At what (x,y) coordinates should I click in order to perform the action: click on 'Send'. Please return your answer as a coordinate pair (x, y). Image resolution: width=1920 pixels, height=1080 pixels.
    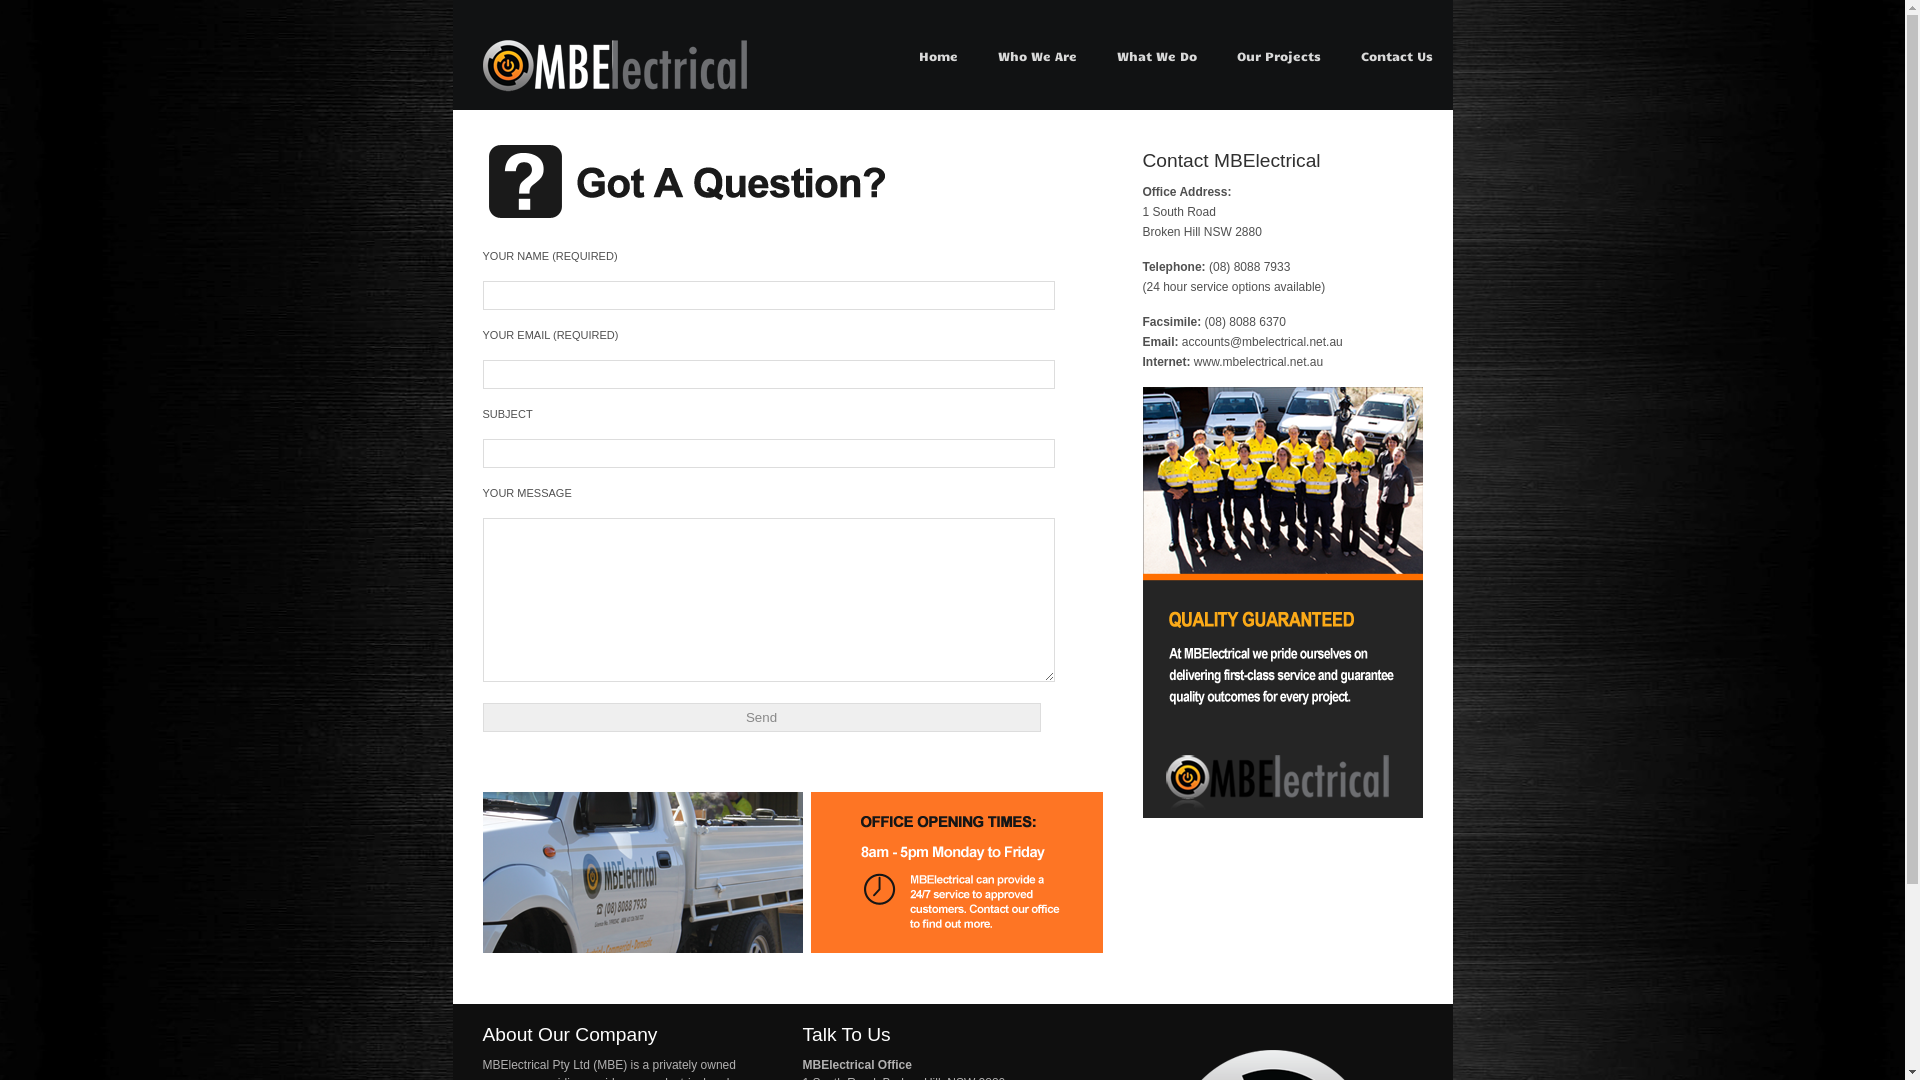
    Looking at the image, I should click on (760, 716).